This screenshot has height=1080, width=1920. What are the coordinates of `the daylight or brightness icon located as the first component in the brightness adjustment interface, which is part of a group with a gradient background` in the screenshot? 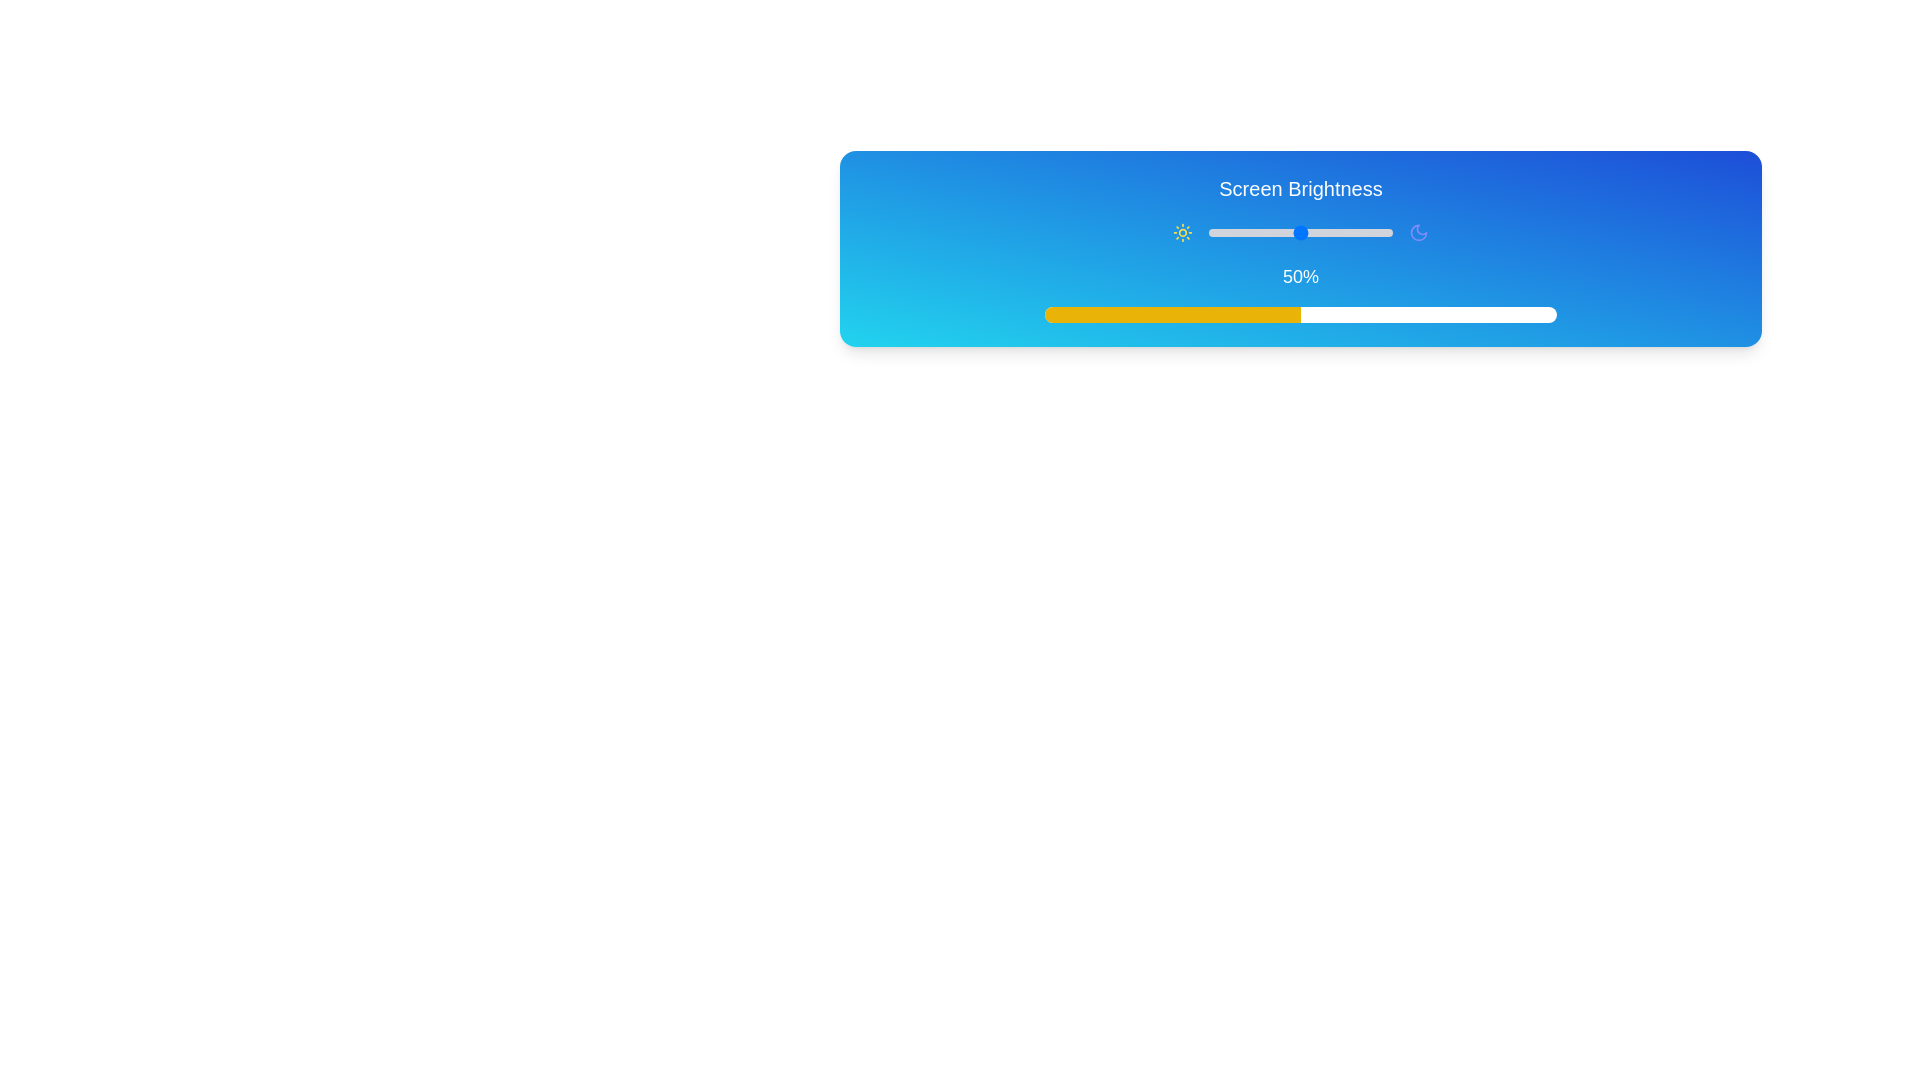 It's located at (1183, 231).